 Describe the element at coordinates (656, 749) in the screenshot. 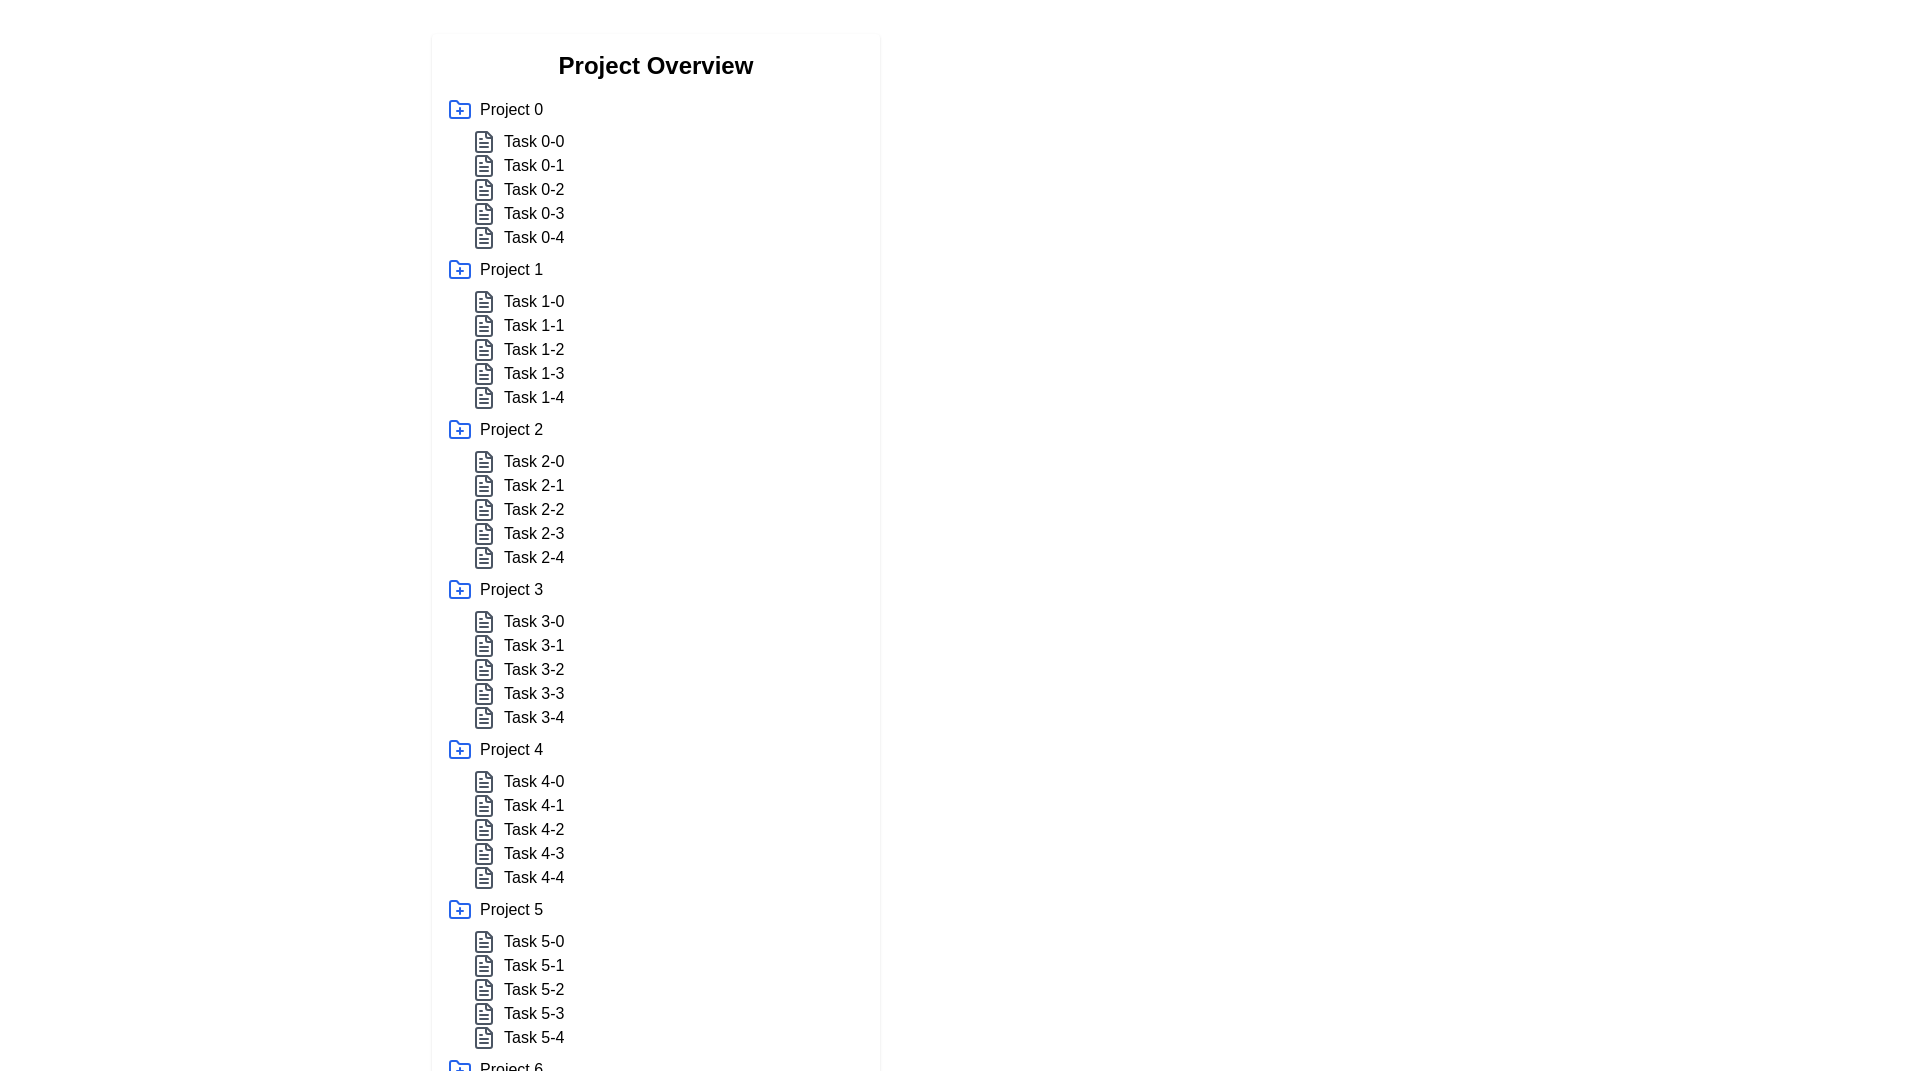

I see `the 'Project 4' button-like expandable list item, which is the topmost entry in its group under 'Project Overview'` at that location.